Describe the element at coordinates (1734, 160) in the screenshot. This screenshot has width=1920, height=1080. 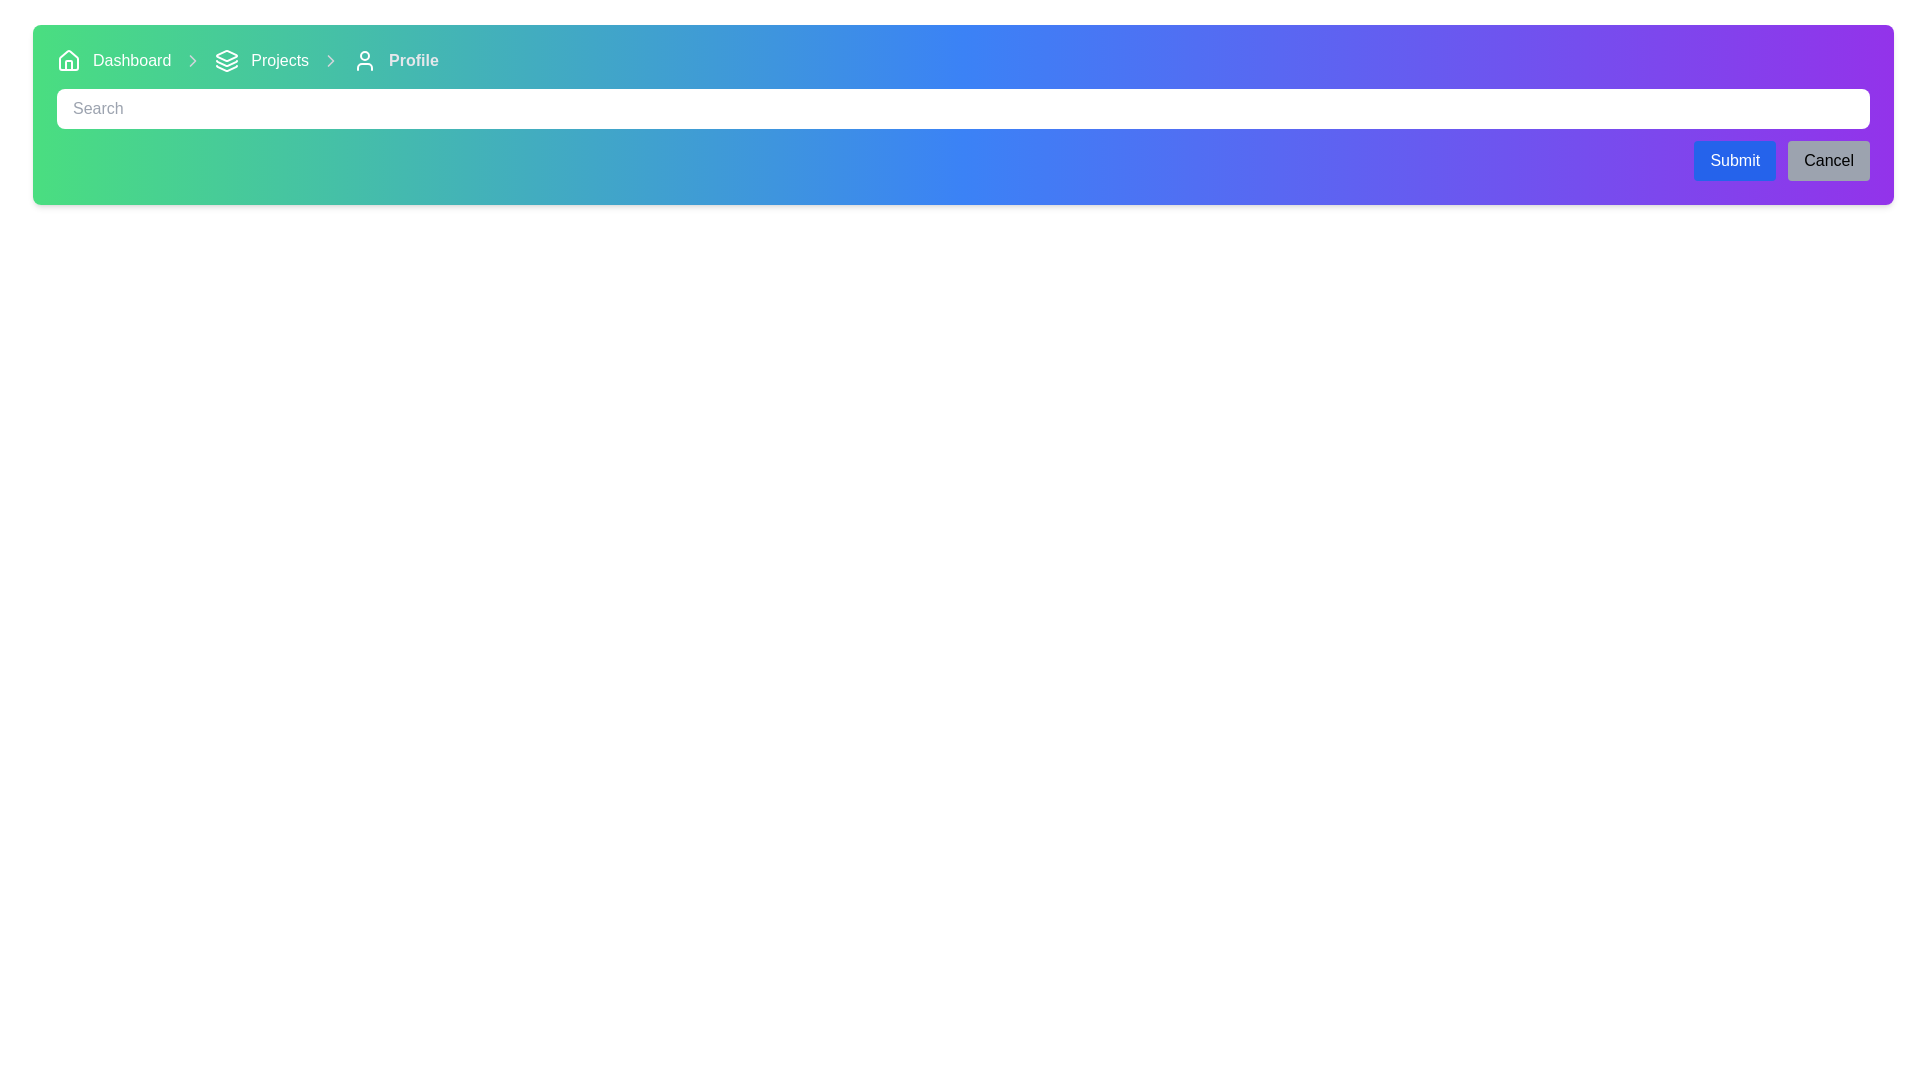
I see `the 'Submit' button, which has a blue background and white bold text, to observe the hover effect that changes its background to a darker blue tone` at that location.